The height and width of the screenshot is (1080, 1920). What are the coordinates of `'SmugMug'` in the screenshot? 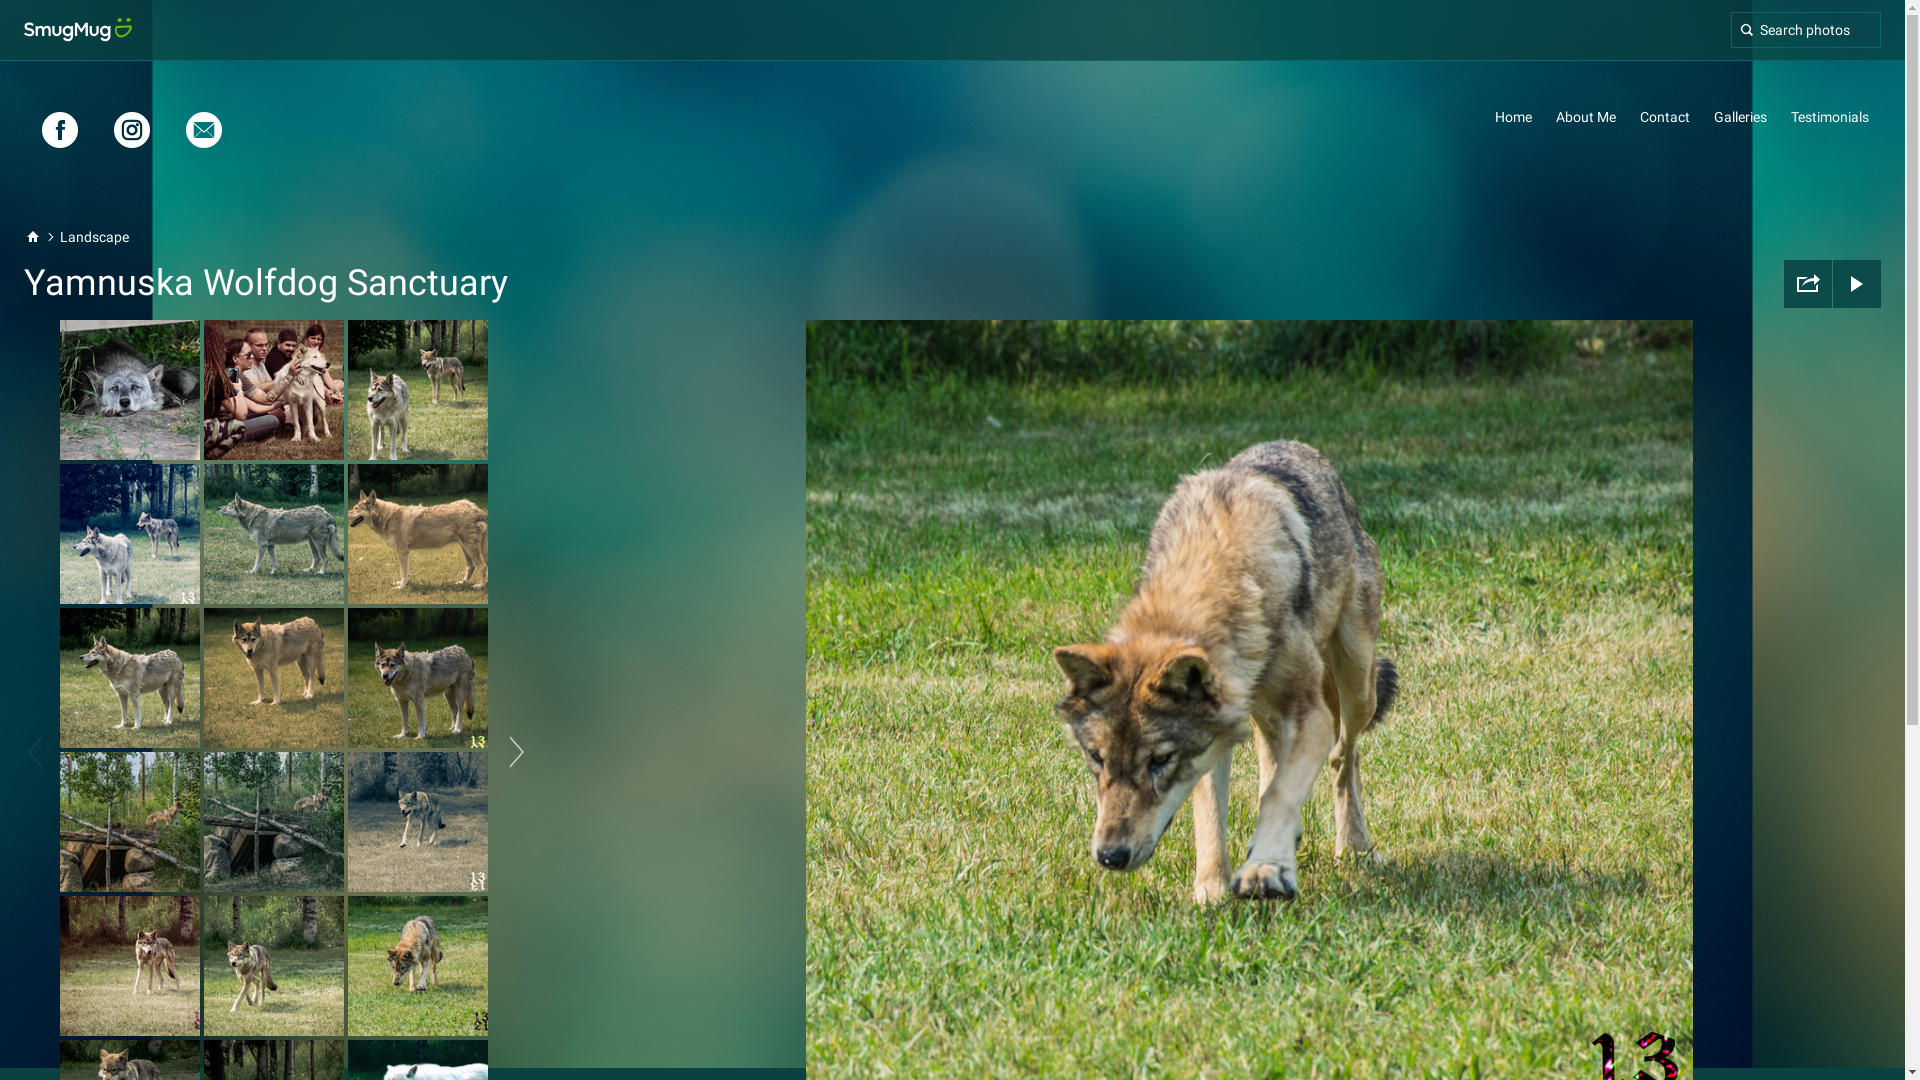 It's located at (77, 30).